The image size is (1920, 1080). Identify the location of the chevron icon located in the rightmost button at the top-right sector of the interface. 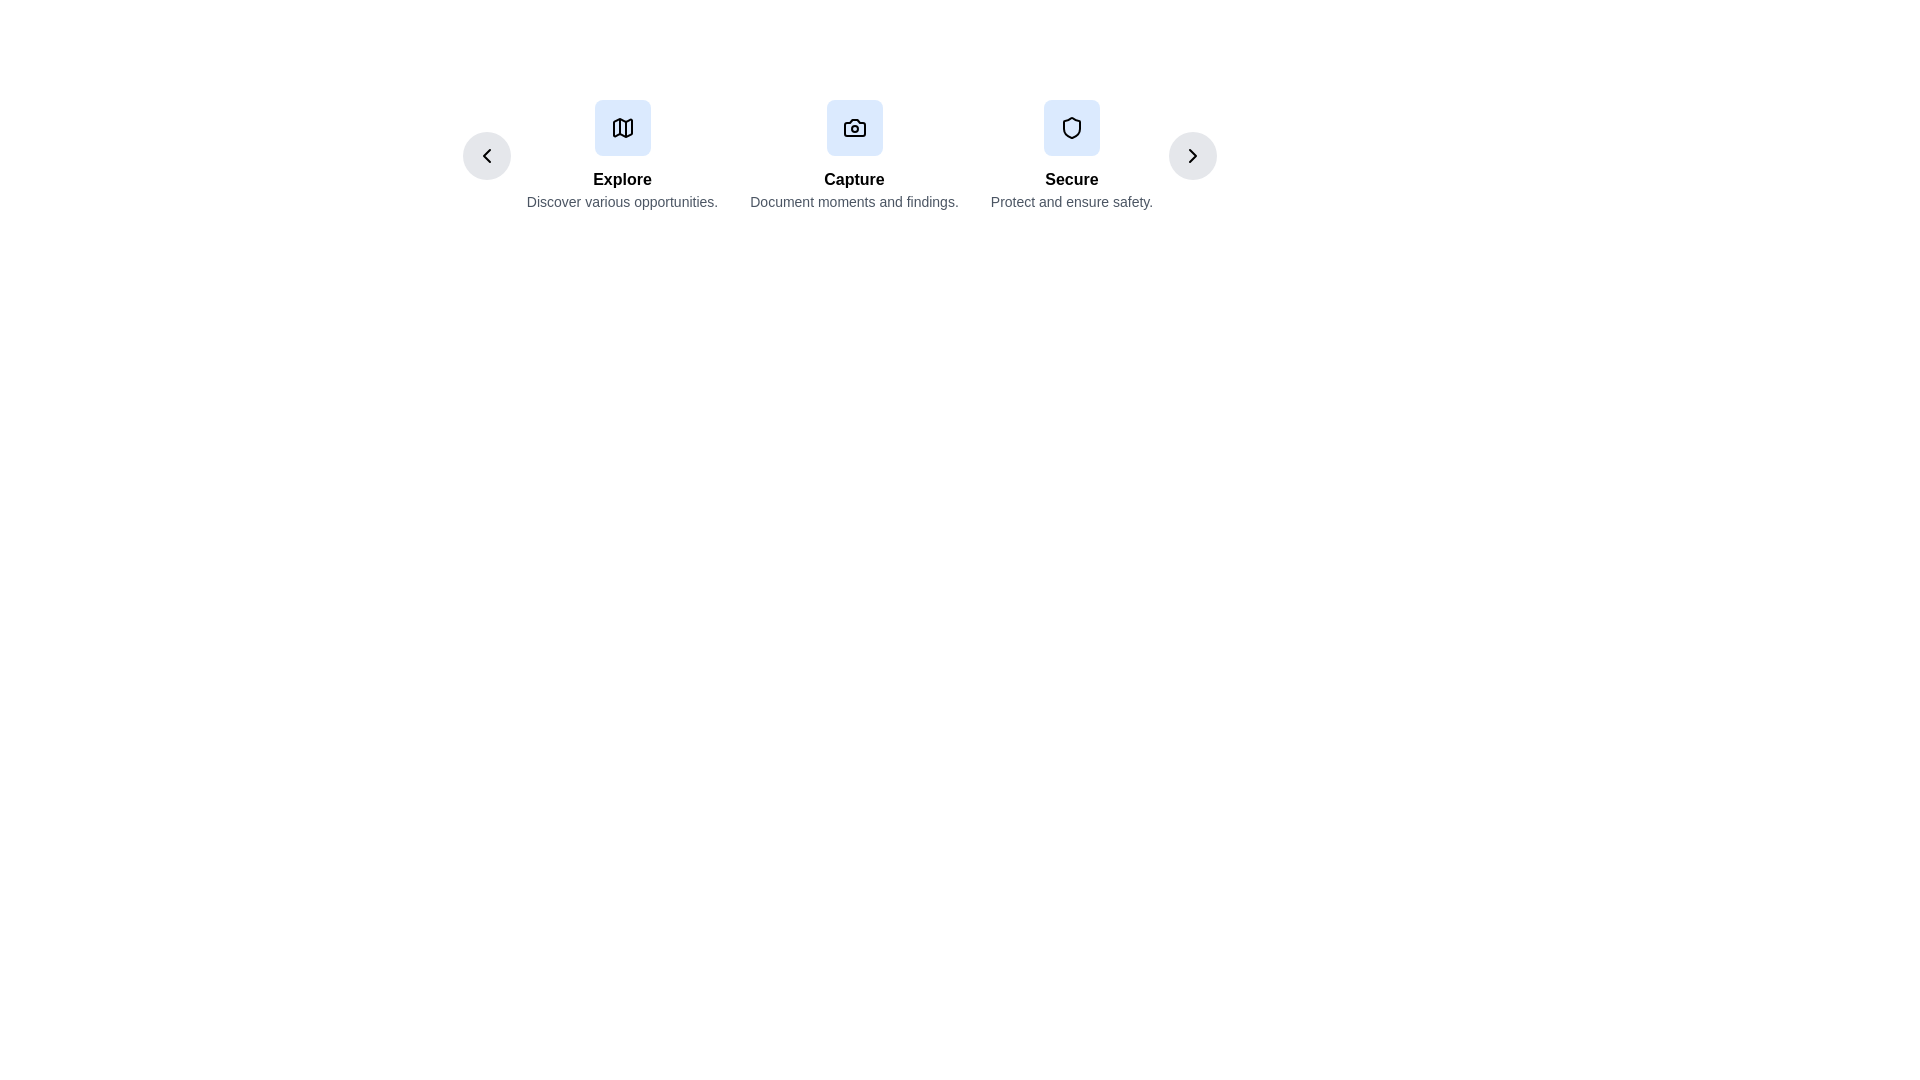
(1193, 154).